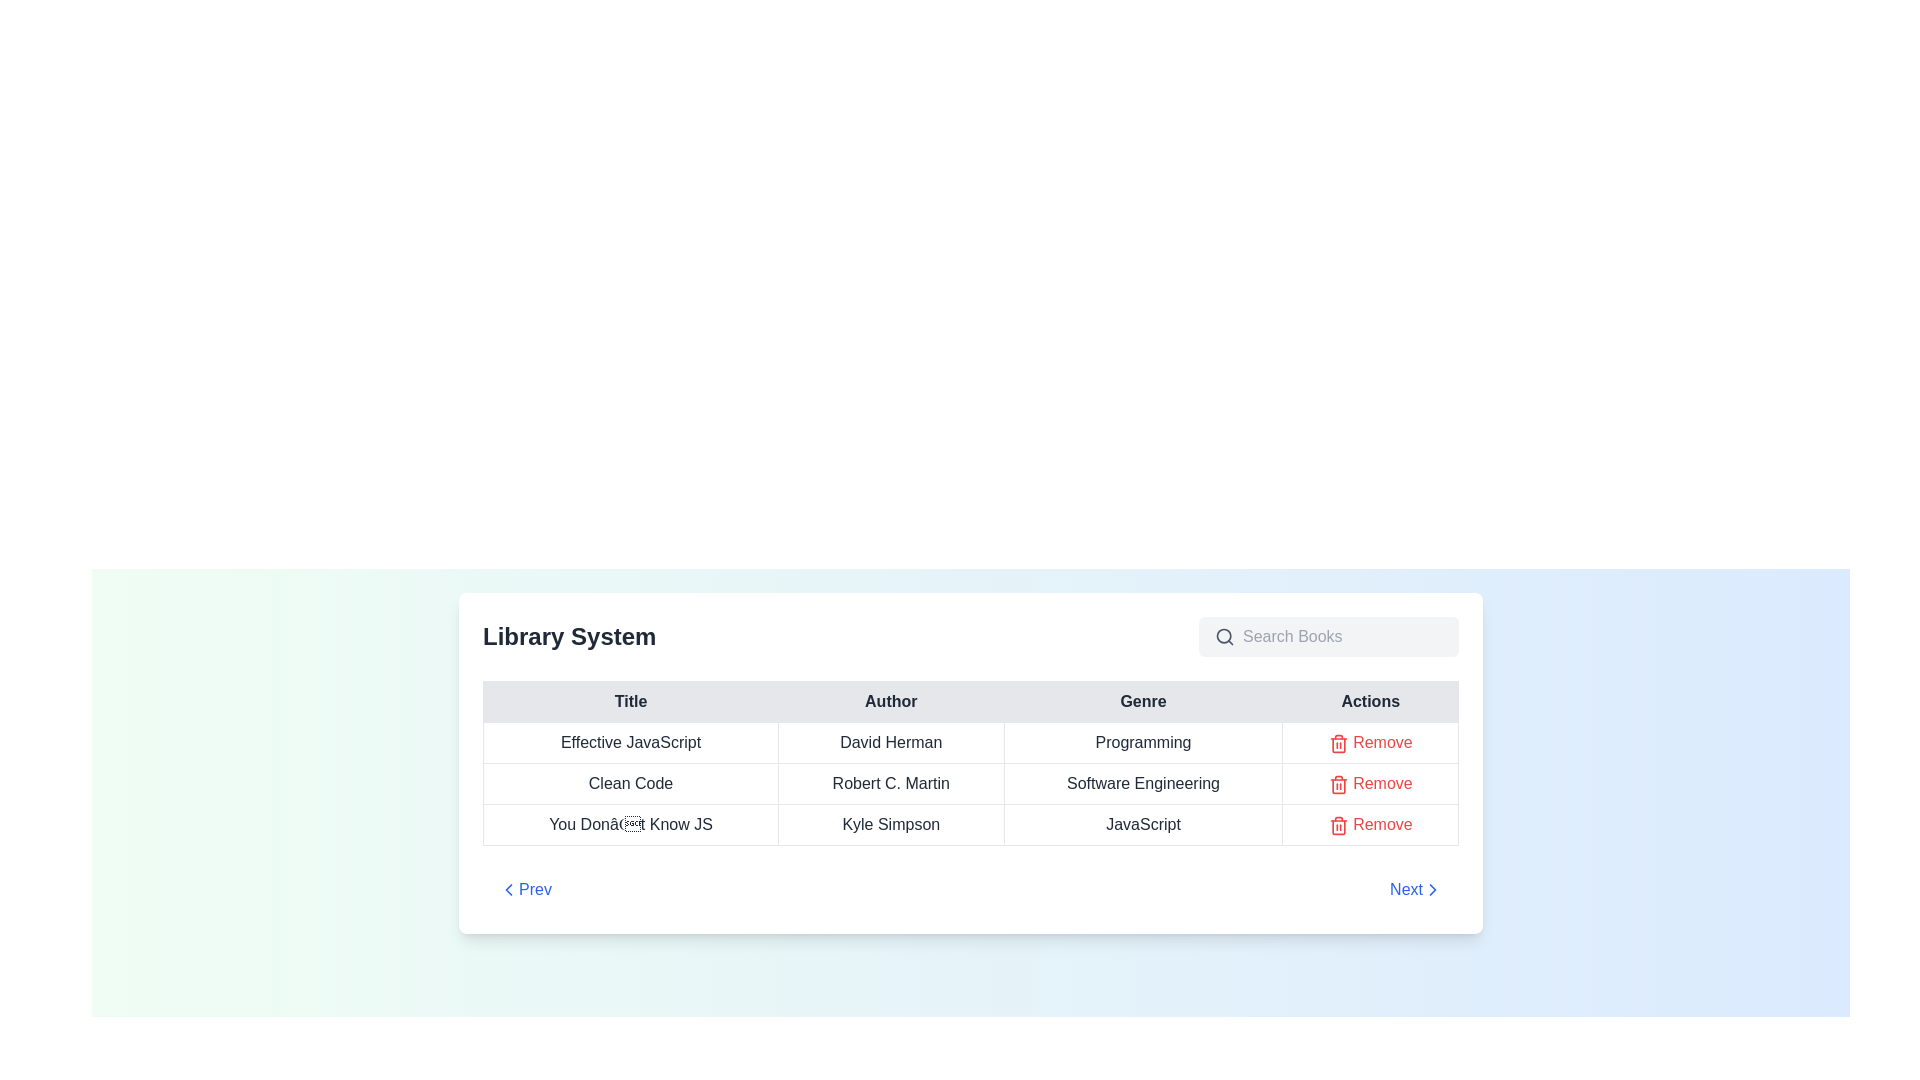 This screenshot has height=1080, width=1920. What do you see at coordinates (1338, 825) in the screenshot?
I see `the delete icon resembling a trash can located in the bottom row of the 'Actions' column in the 'Library System' table` at bounding box center [1338, 825].